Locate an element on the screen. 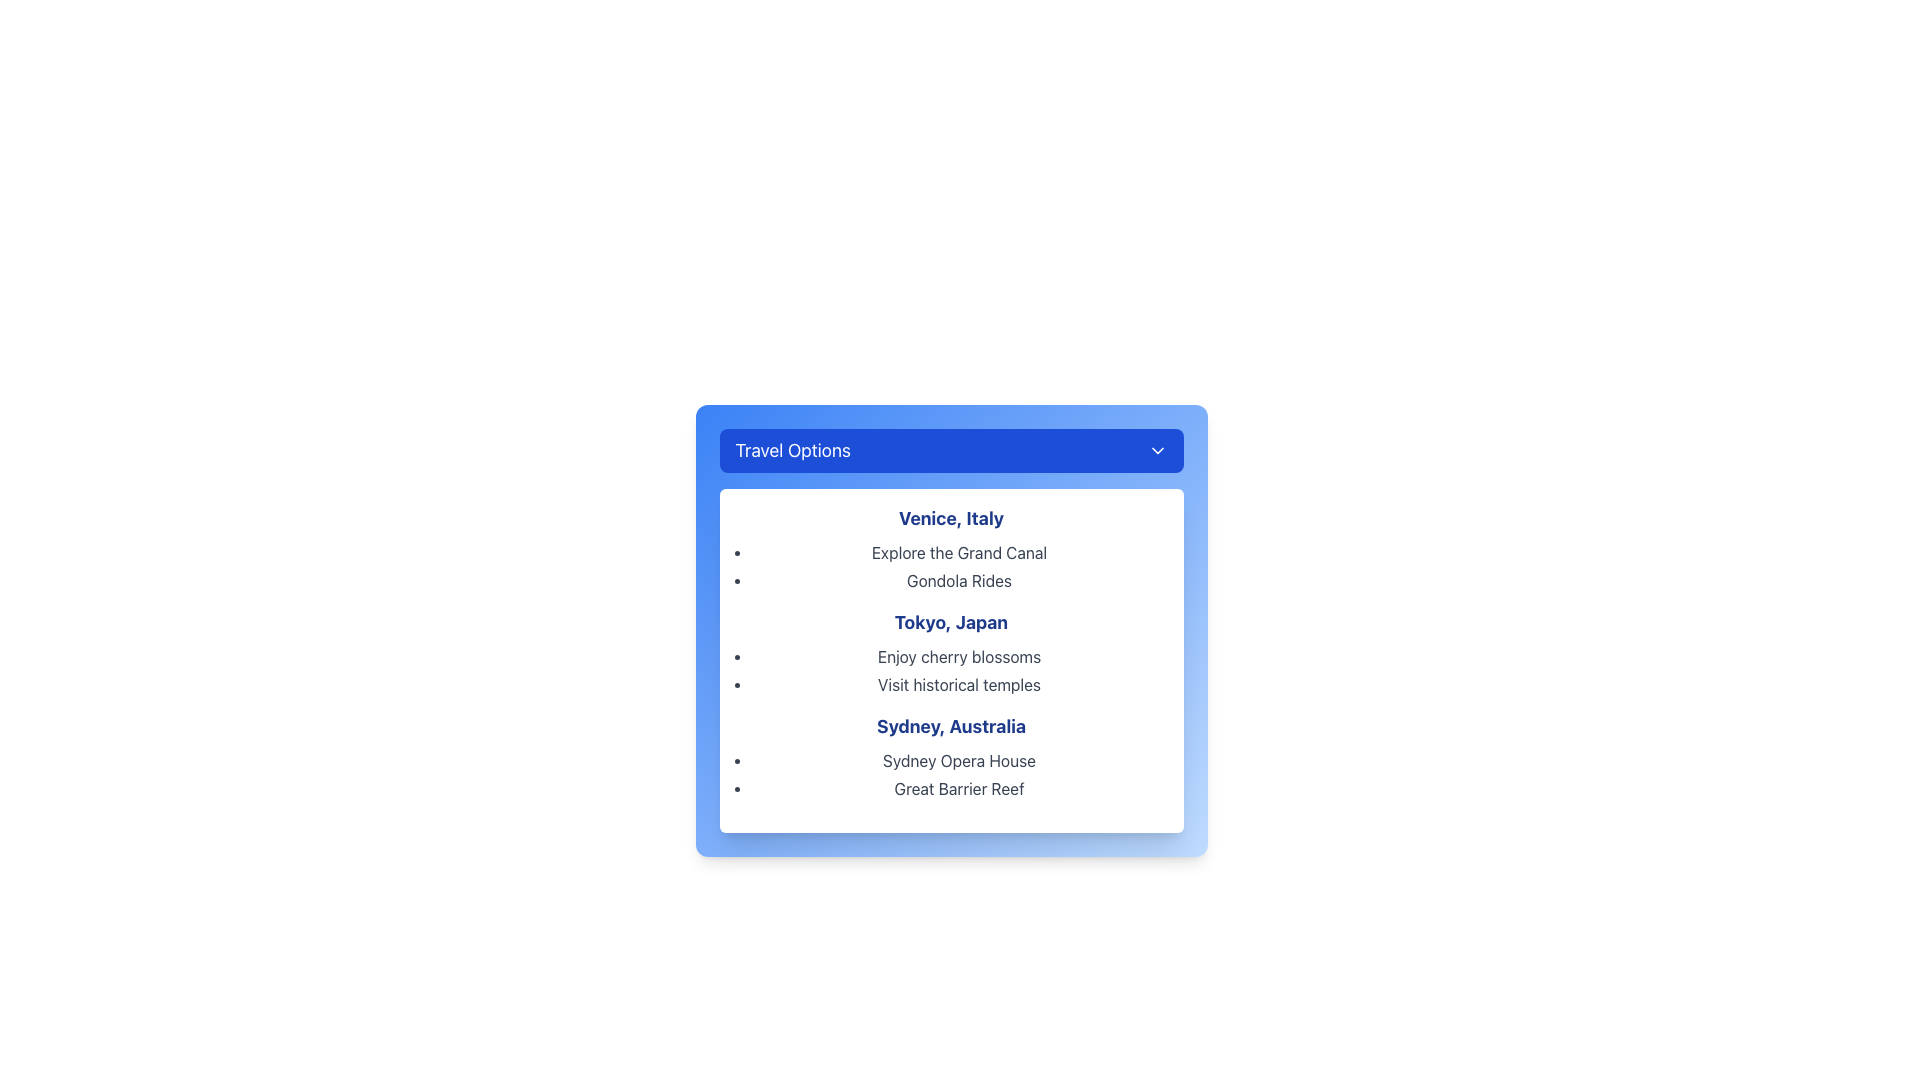 This screenshot has height=1080, width=1920. the header text label displaying 'Tokyo, Japan', which is styled in bold and blue font, located centrally within a structured list in a card layout, positioned below 'Venice, Italy' is located at coordinates (950, 622).